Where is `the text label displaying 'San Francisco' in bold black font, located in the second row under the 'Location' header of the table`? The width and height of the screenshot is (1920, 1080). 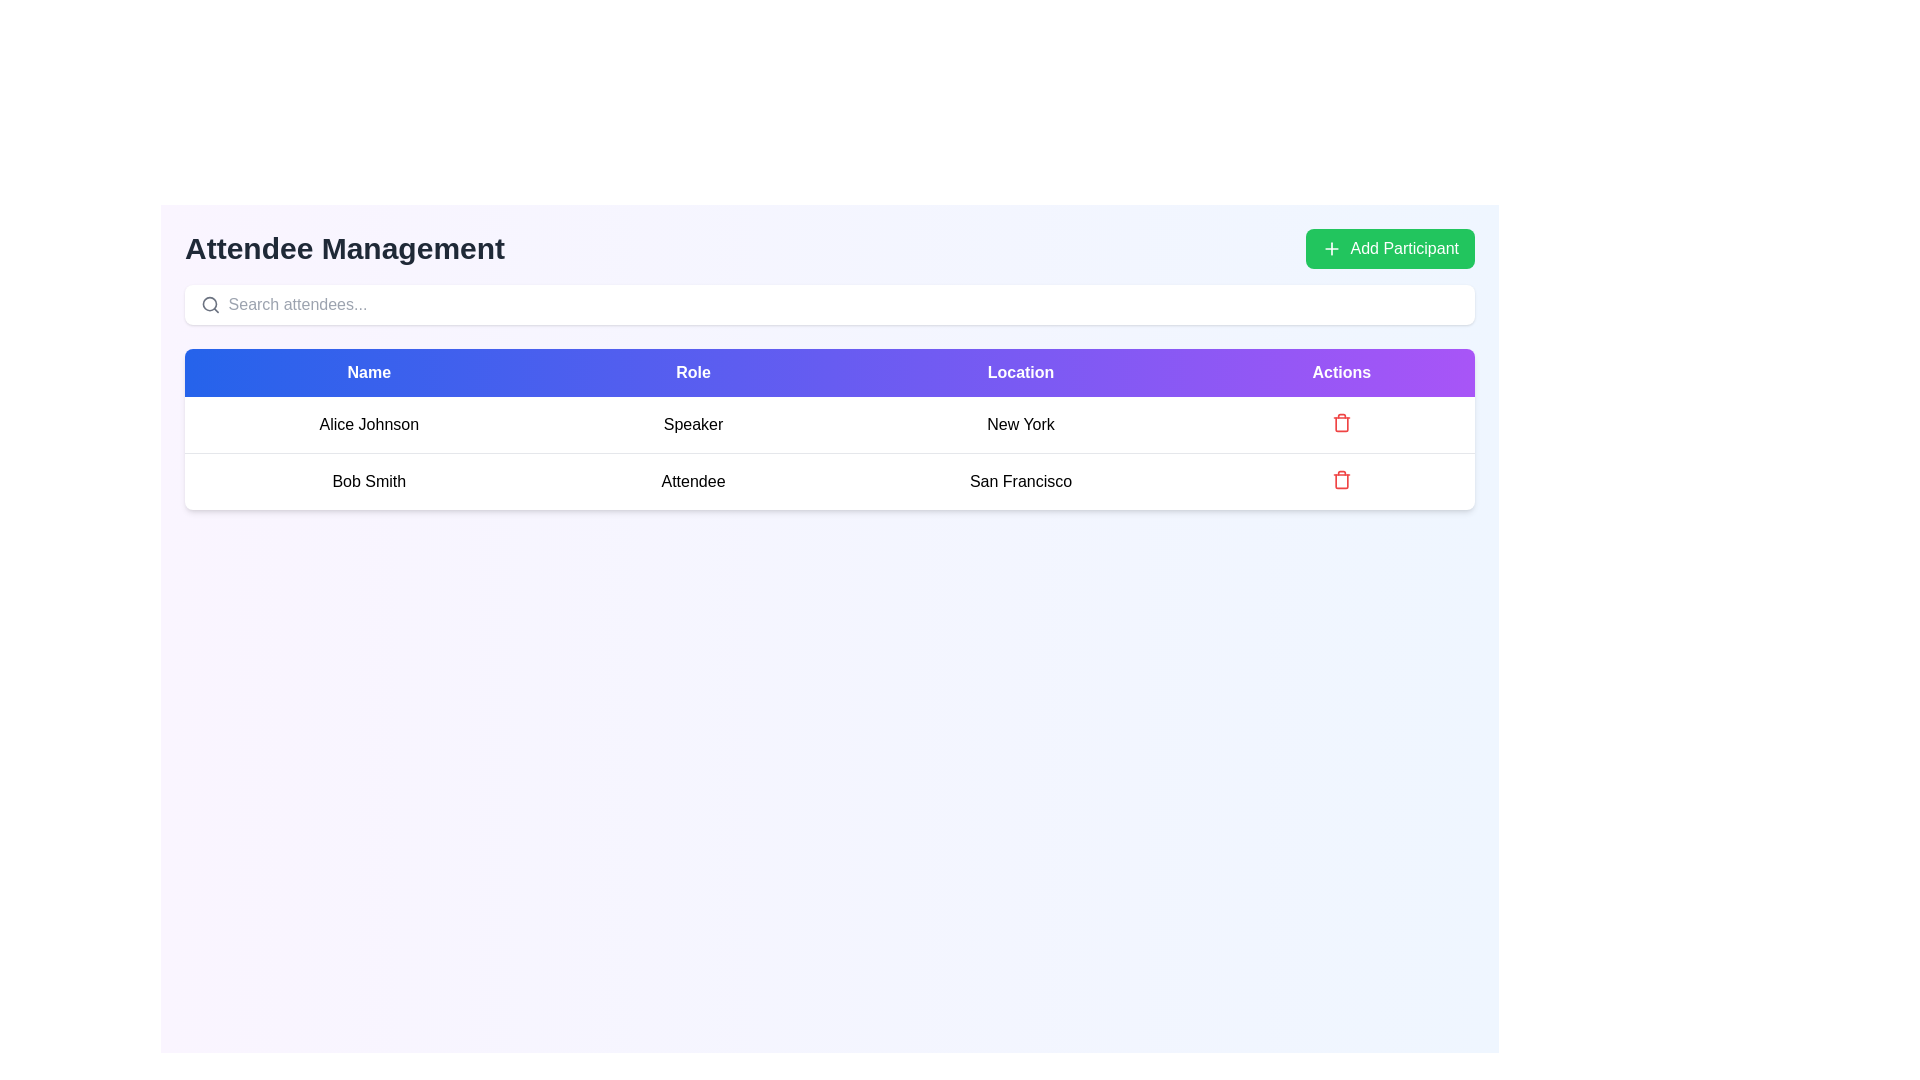
the text label displaying 'San Francisco' in bold black font, located in the second row under the 'Location' header of the table is located at coordinates (1021, 481).